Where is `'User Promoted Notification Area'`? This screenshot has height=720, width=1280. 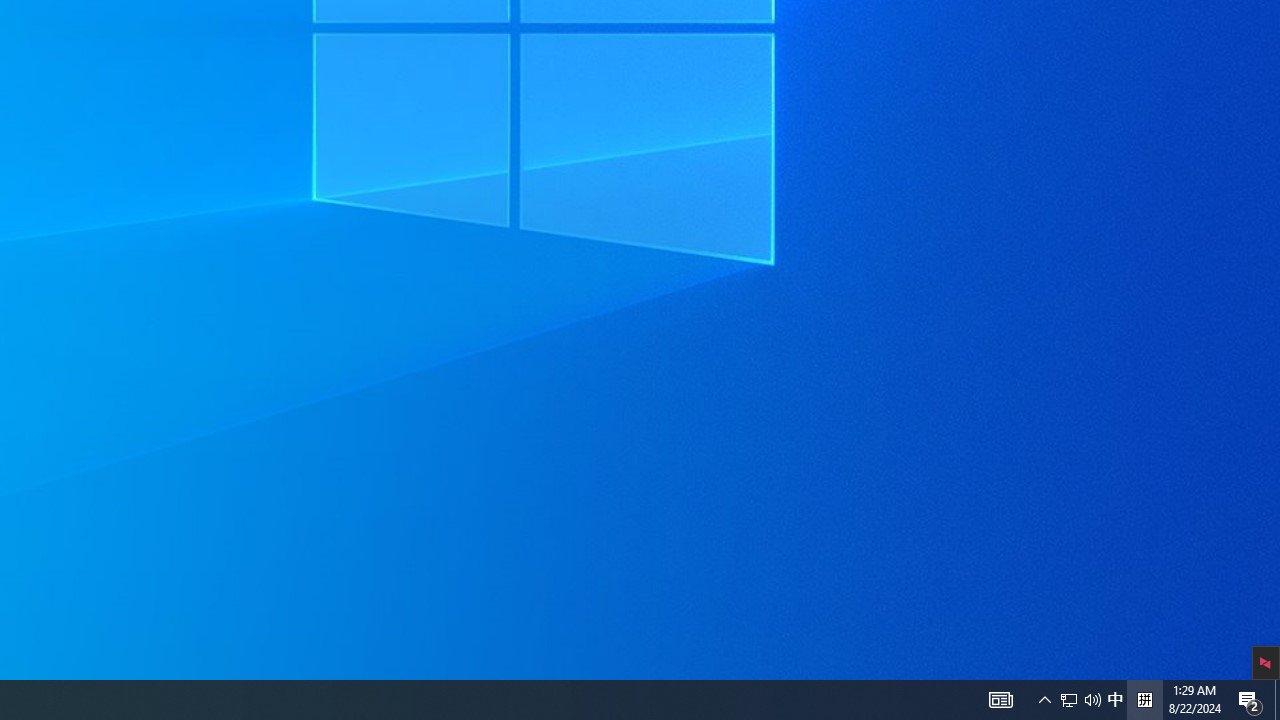 'User Promoted Notification Area' is located at coordinates (1114, 698).